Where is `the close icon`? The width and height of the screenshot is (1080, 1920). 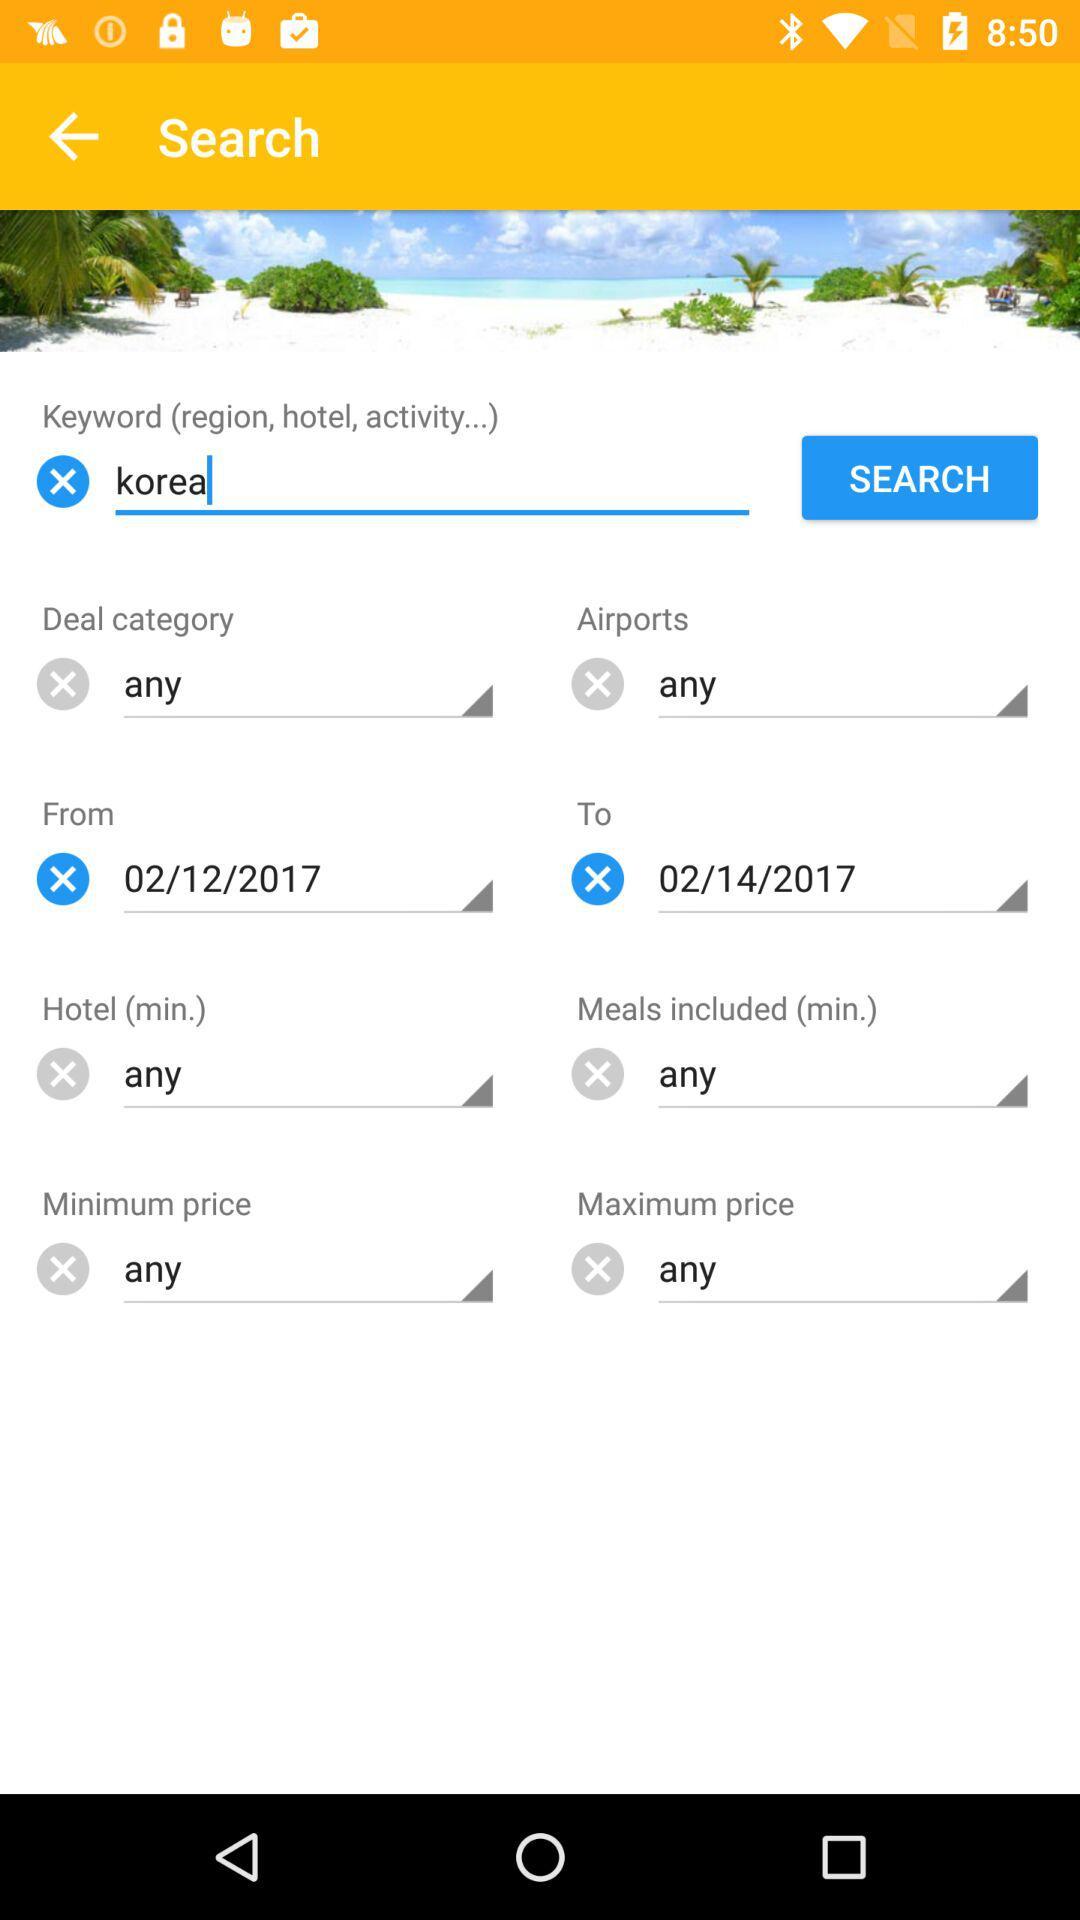 the close icon is located at coordinates (596, 1073).